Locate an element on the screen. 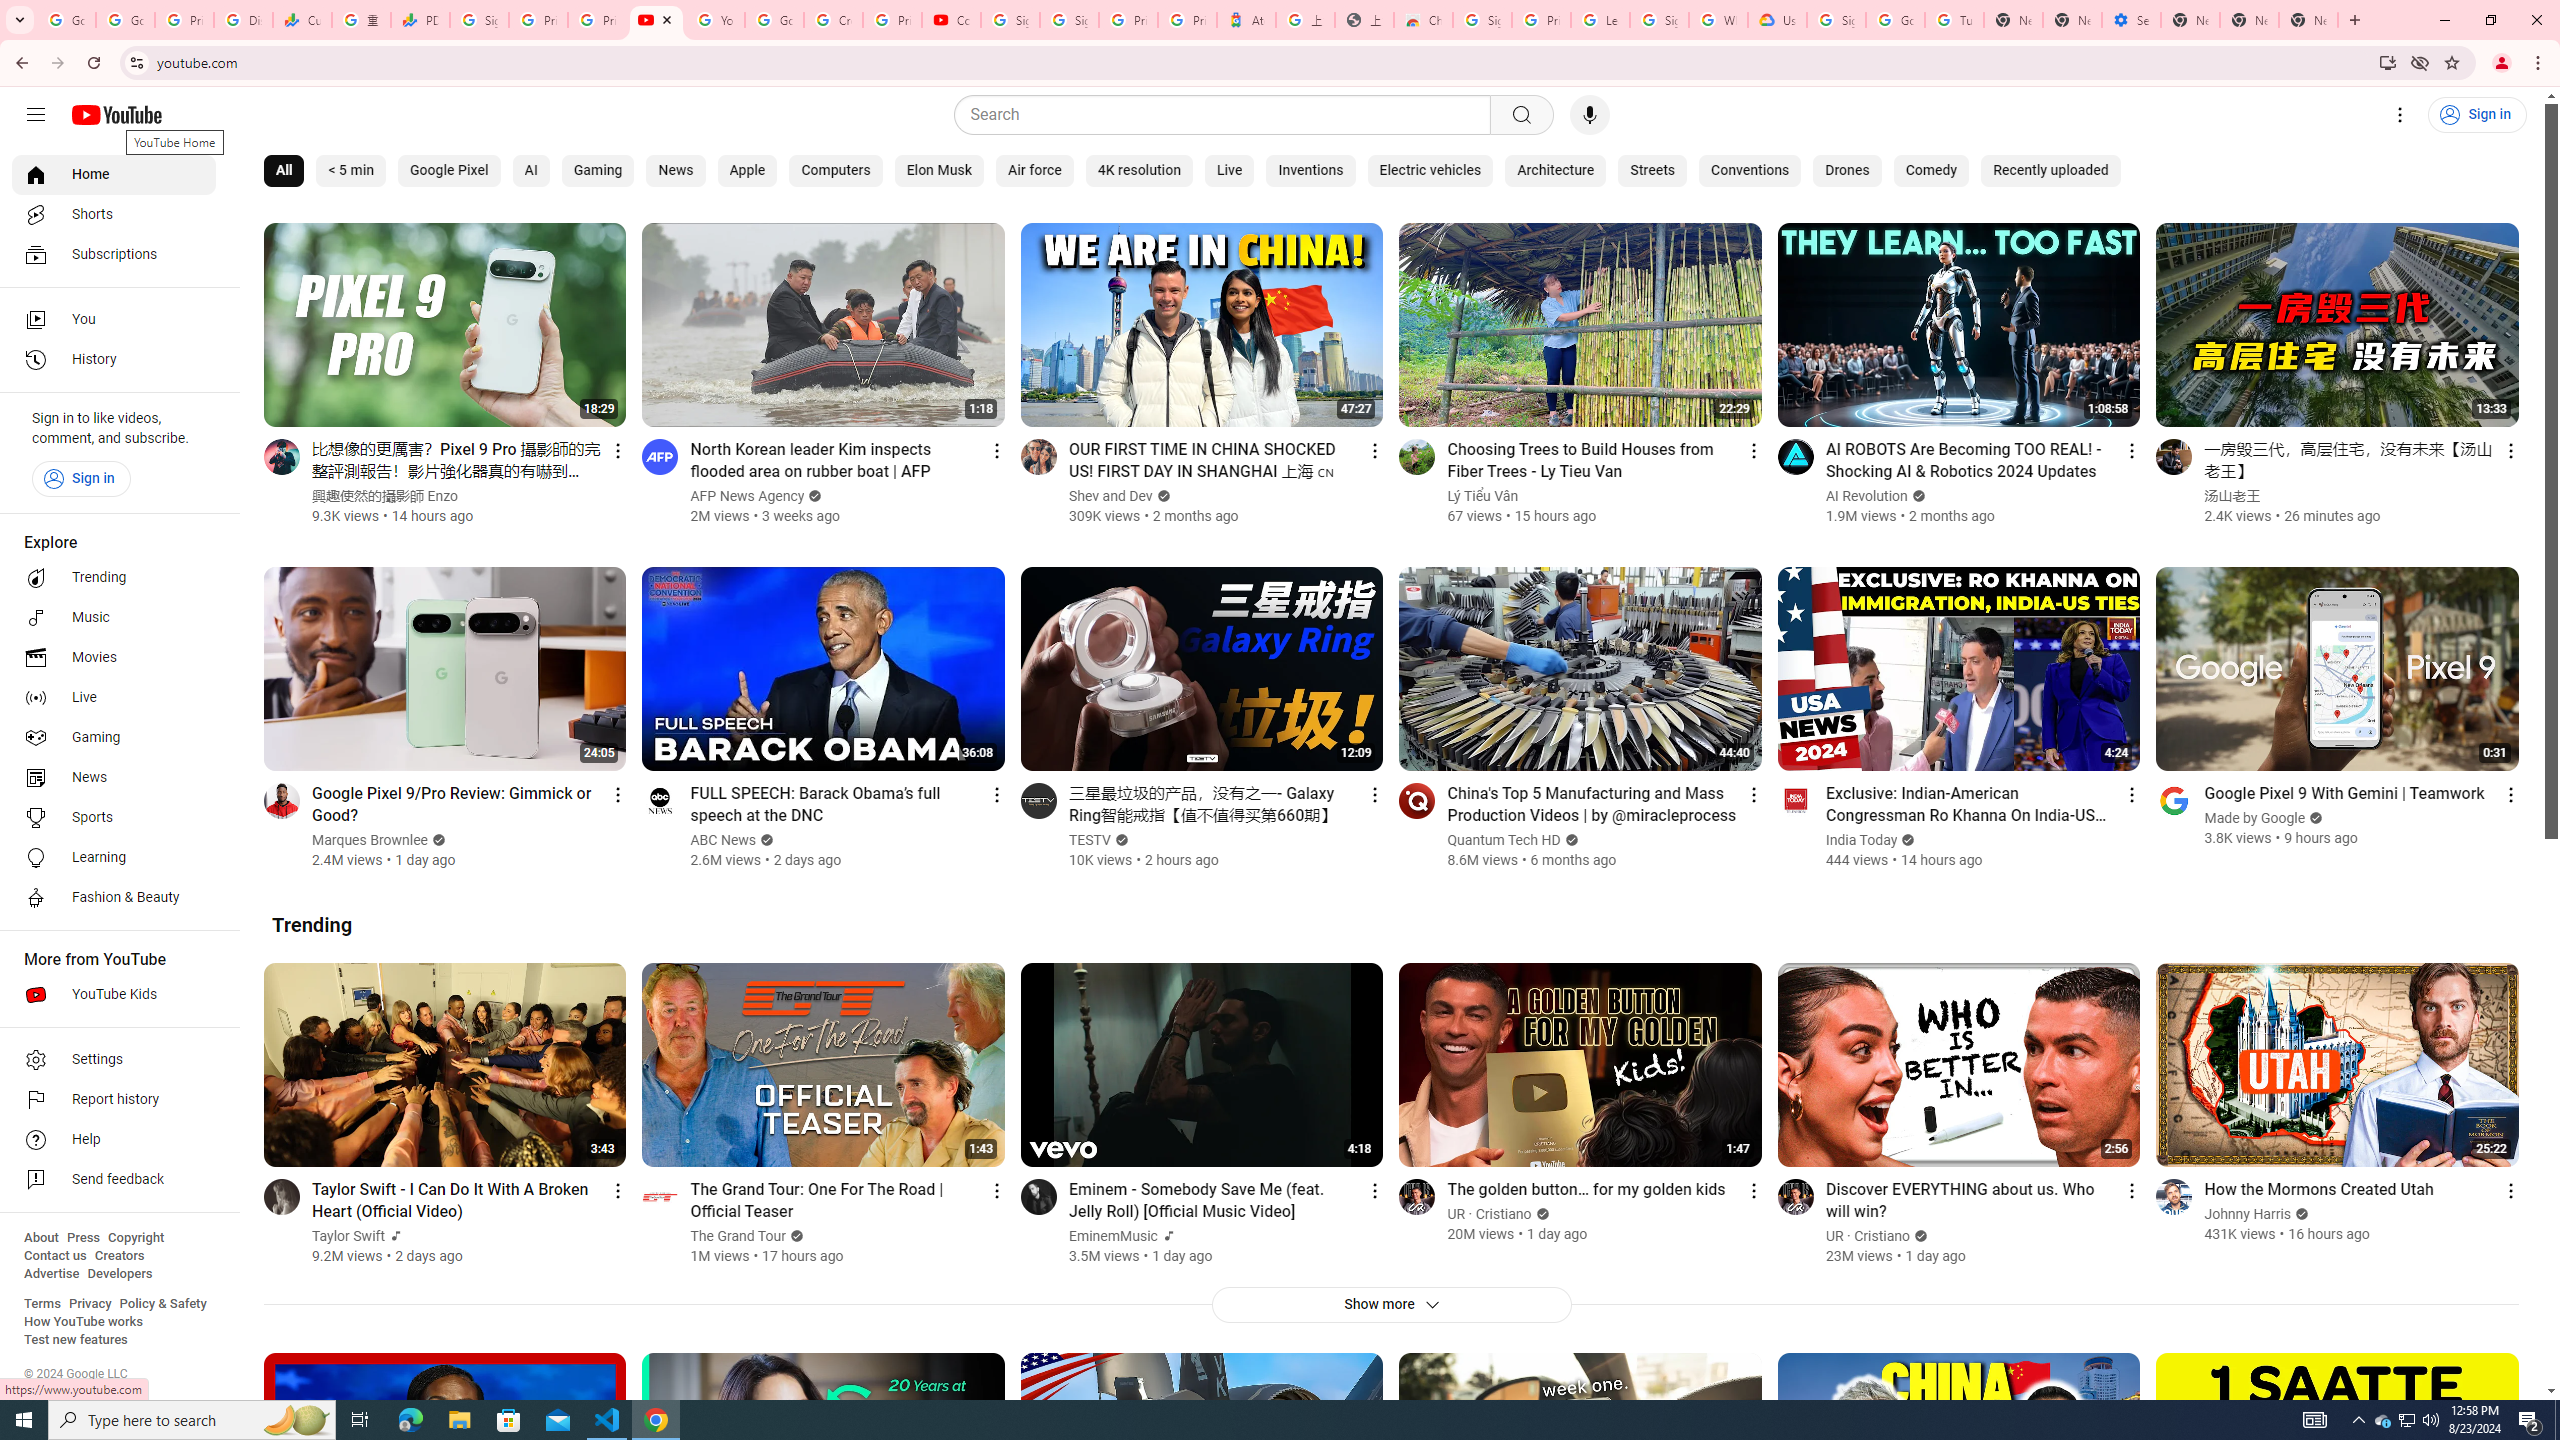 This screenshot has height=1440, width=2560. 'Test new features' is located at coordinates (74, 1338).